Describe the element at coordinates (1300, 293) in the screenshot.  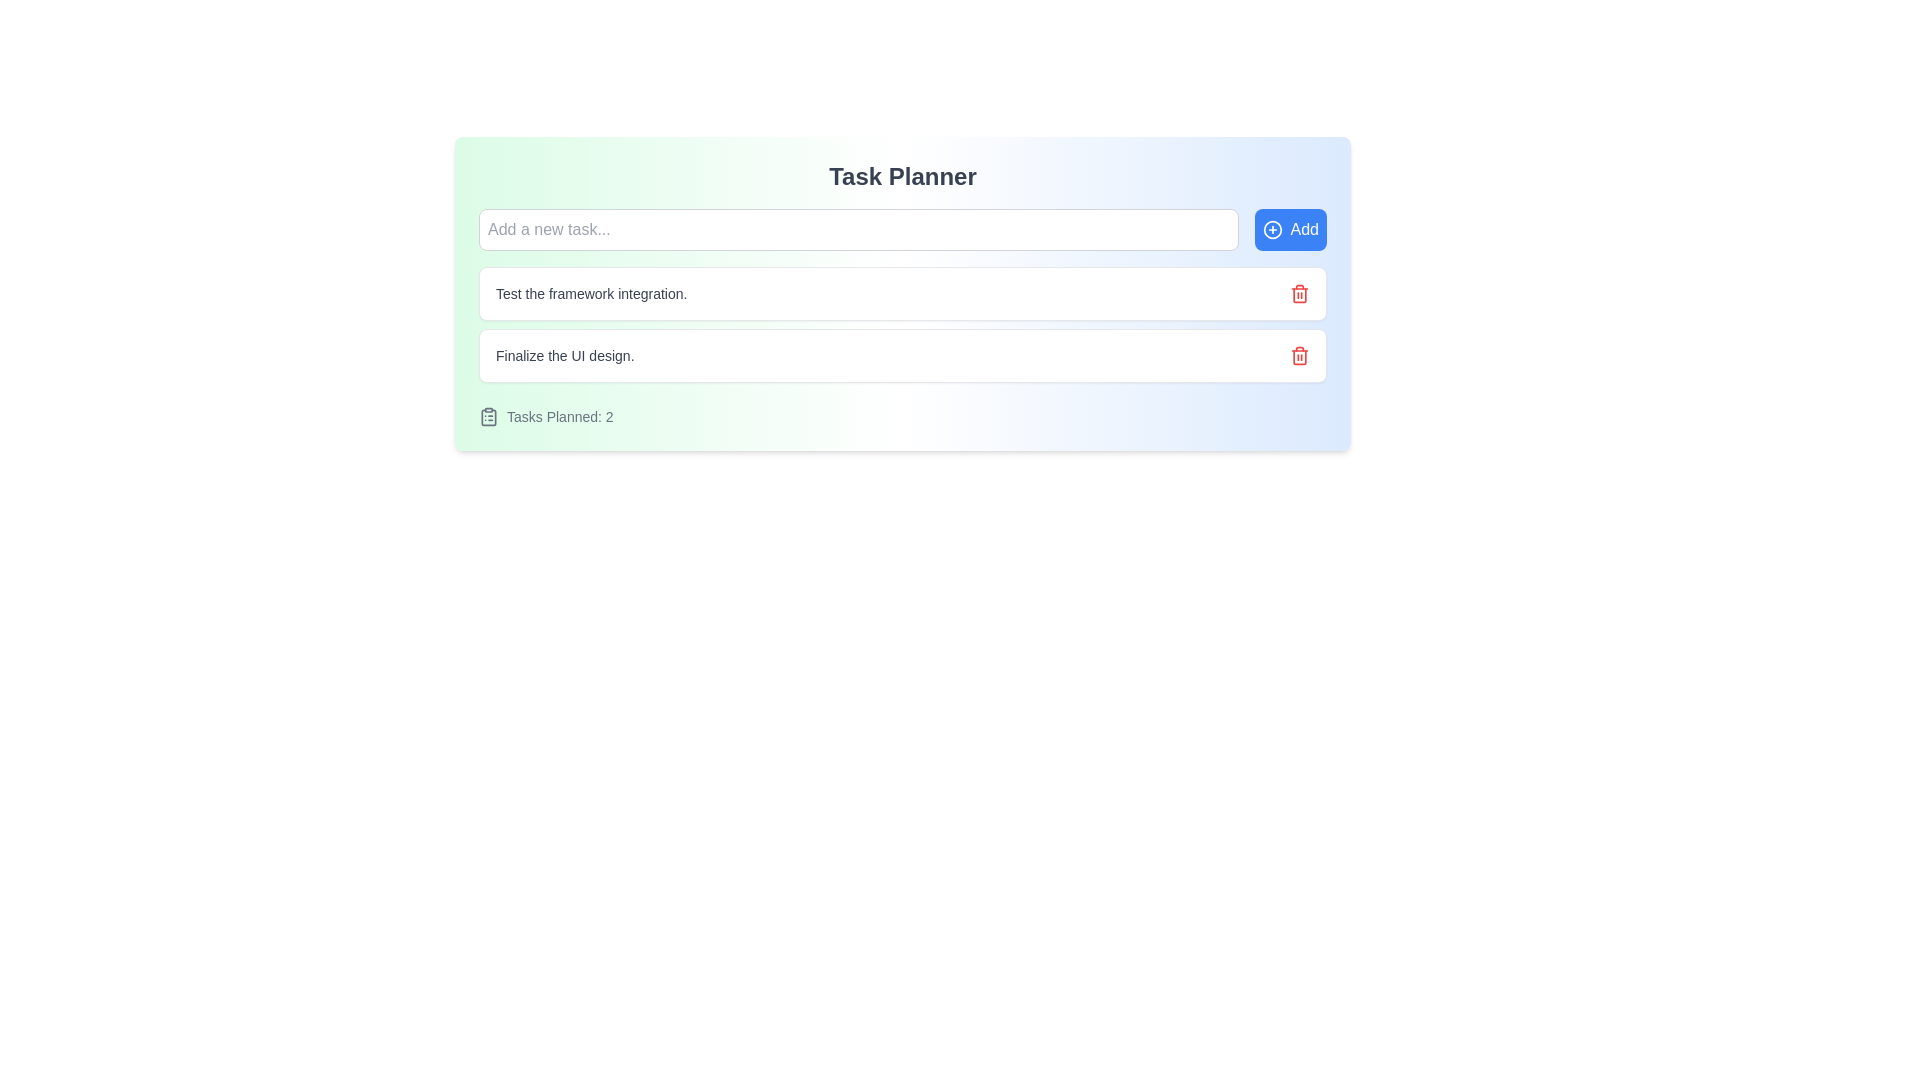
I see `the red-colored trash bin icon button` at that location.